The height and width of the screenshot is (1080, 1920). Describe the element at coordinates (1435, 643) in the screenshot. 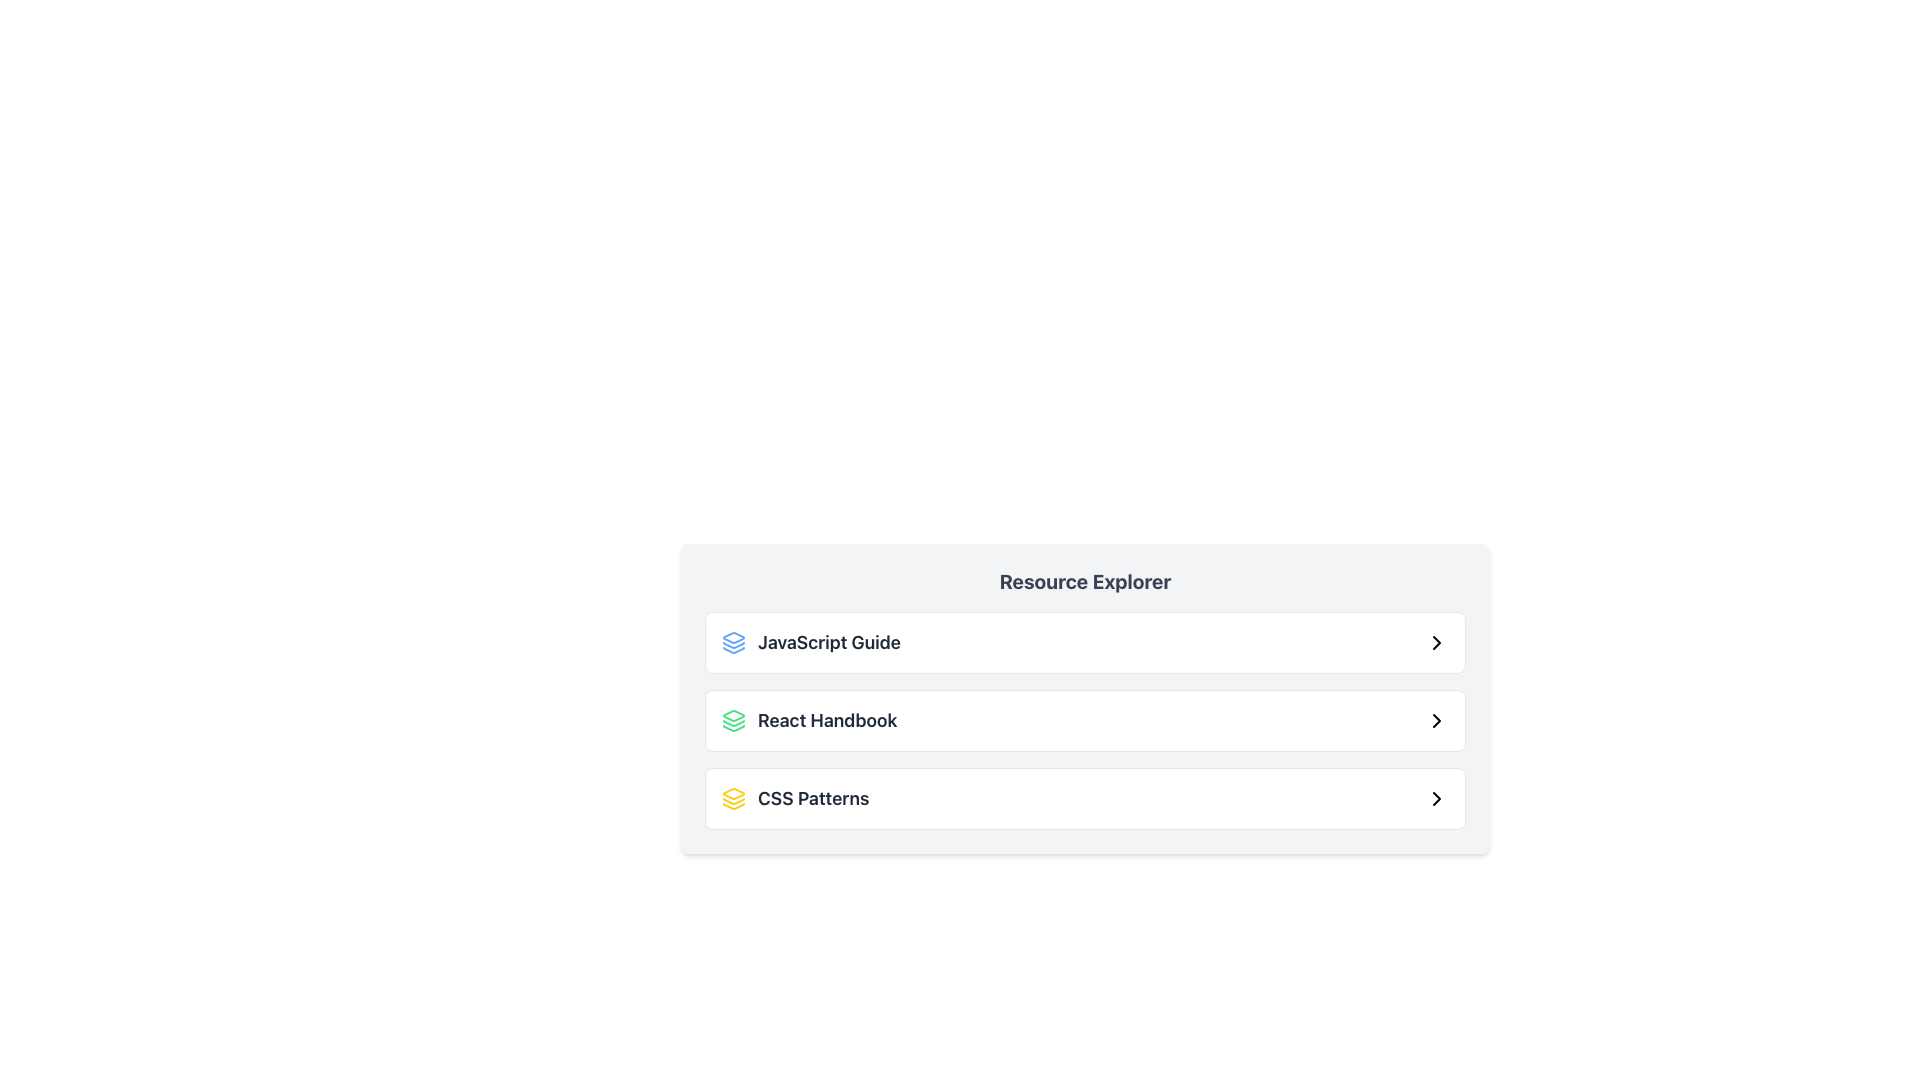

I see `the Chevron icon located at the extreme right end of the 'JavaScript Guide' list item in the 'Resource Explorer' interface` at that location.